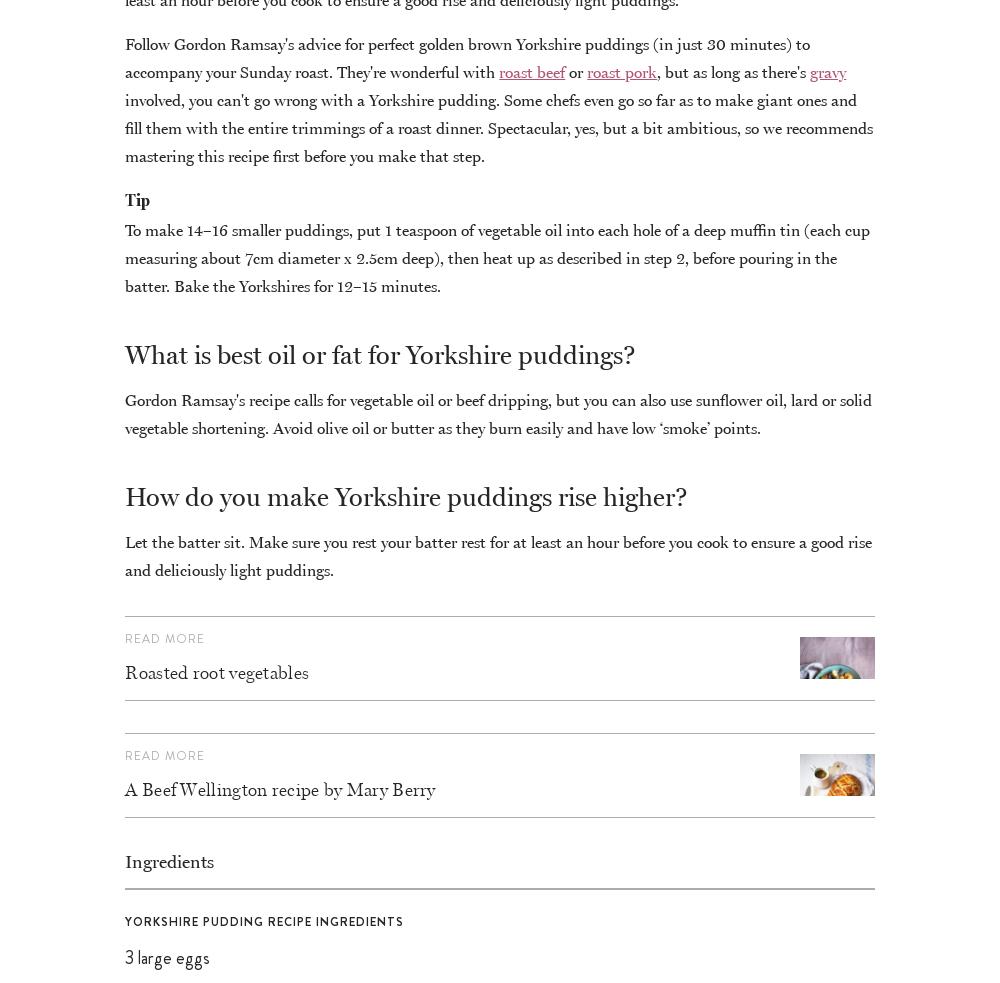 Image resolution: width=1000 pixels, height=983 pixels. What do you see at coordinates (167, 957) in the screenshot?
I see `'3 large eggs'` at bounding box center [167, 957].